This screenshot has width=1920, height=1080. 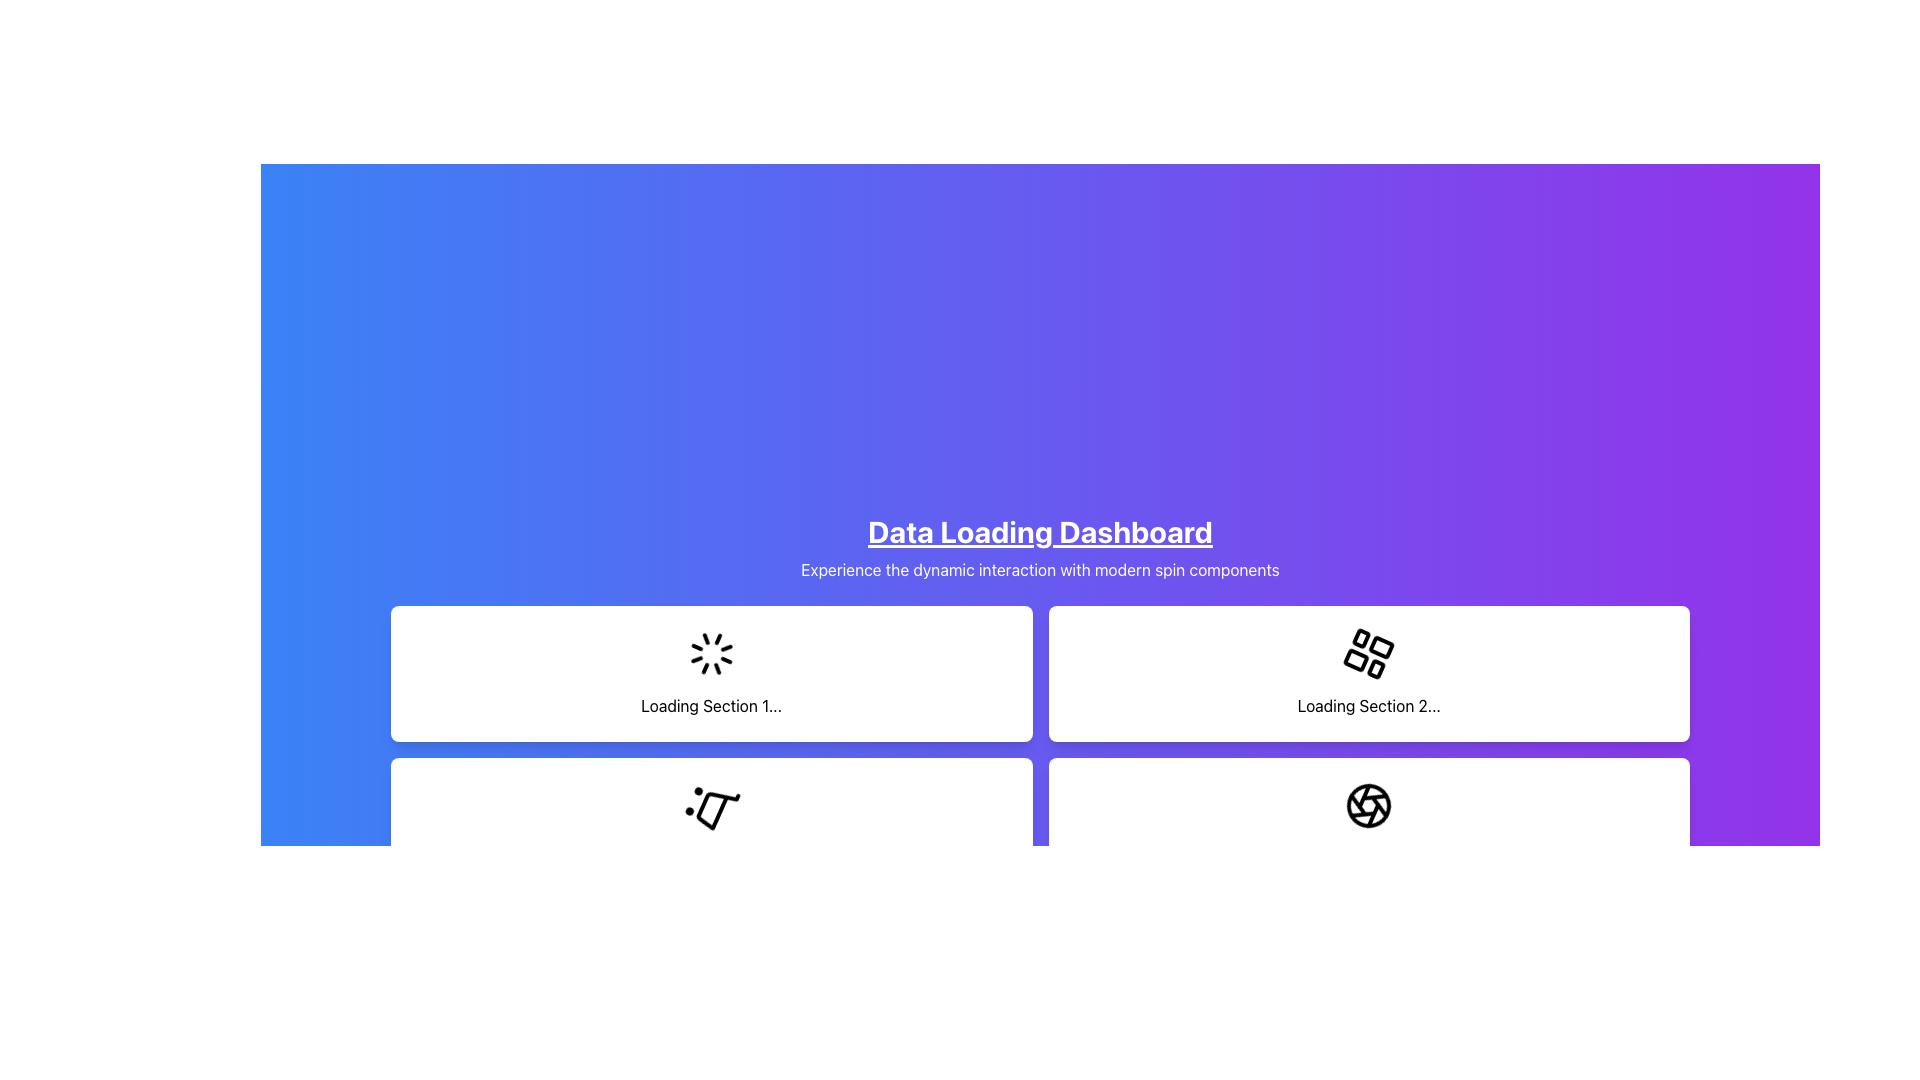 What do you see at coordinates (1356, 648) in the screenshot?
I see `the third rectangular icon in a grouped loading/dashboard design, which is black in color and slightly rounded, positioned above the lower-left rectangle and to the right of the top-left rectangle` at bounding box center [1356, 648].